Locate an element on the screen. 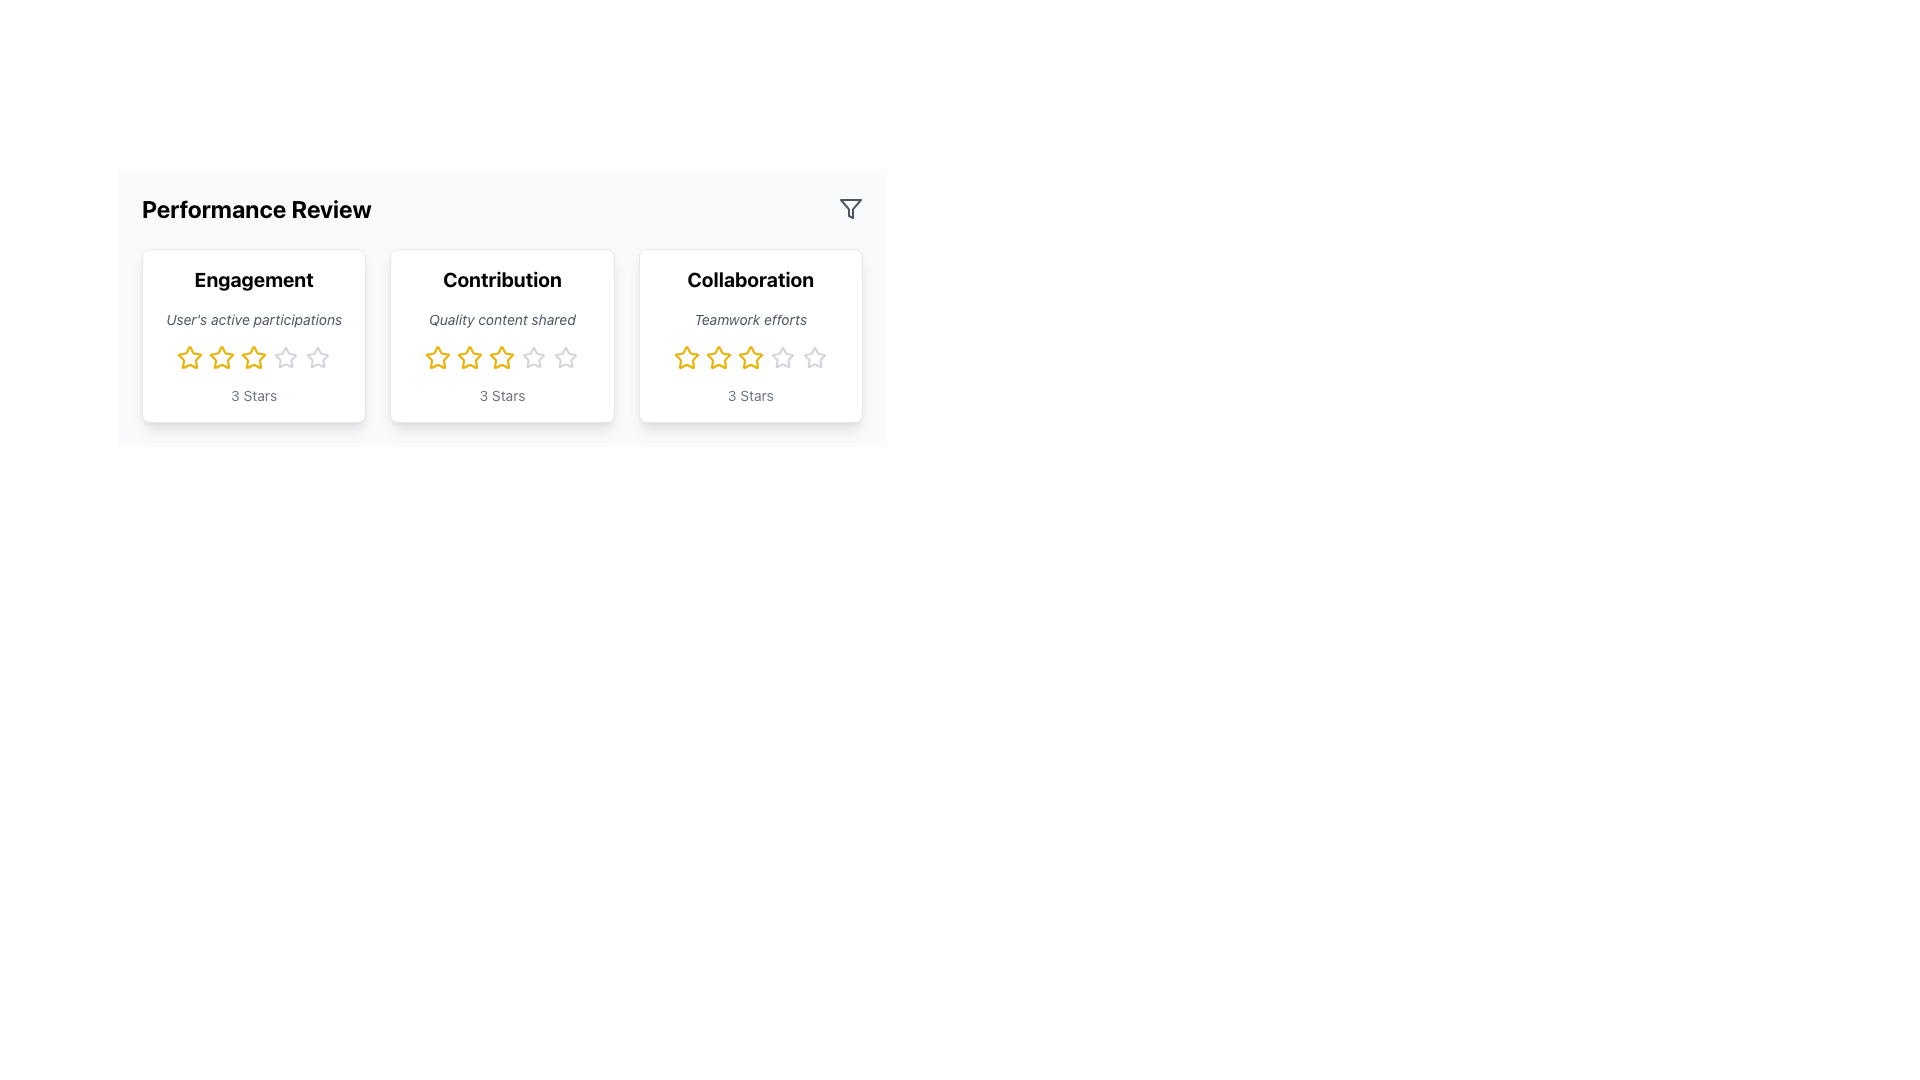  the card context that contains the bold 'Engagement' text element, which is the title of the section in the Performance Review area is located at coordinates (253, 280).